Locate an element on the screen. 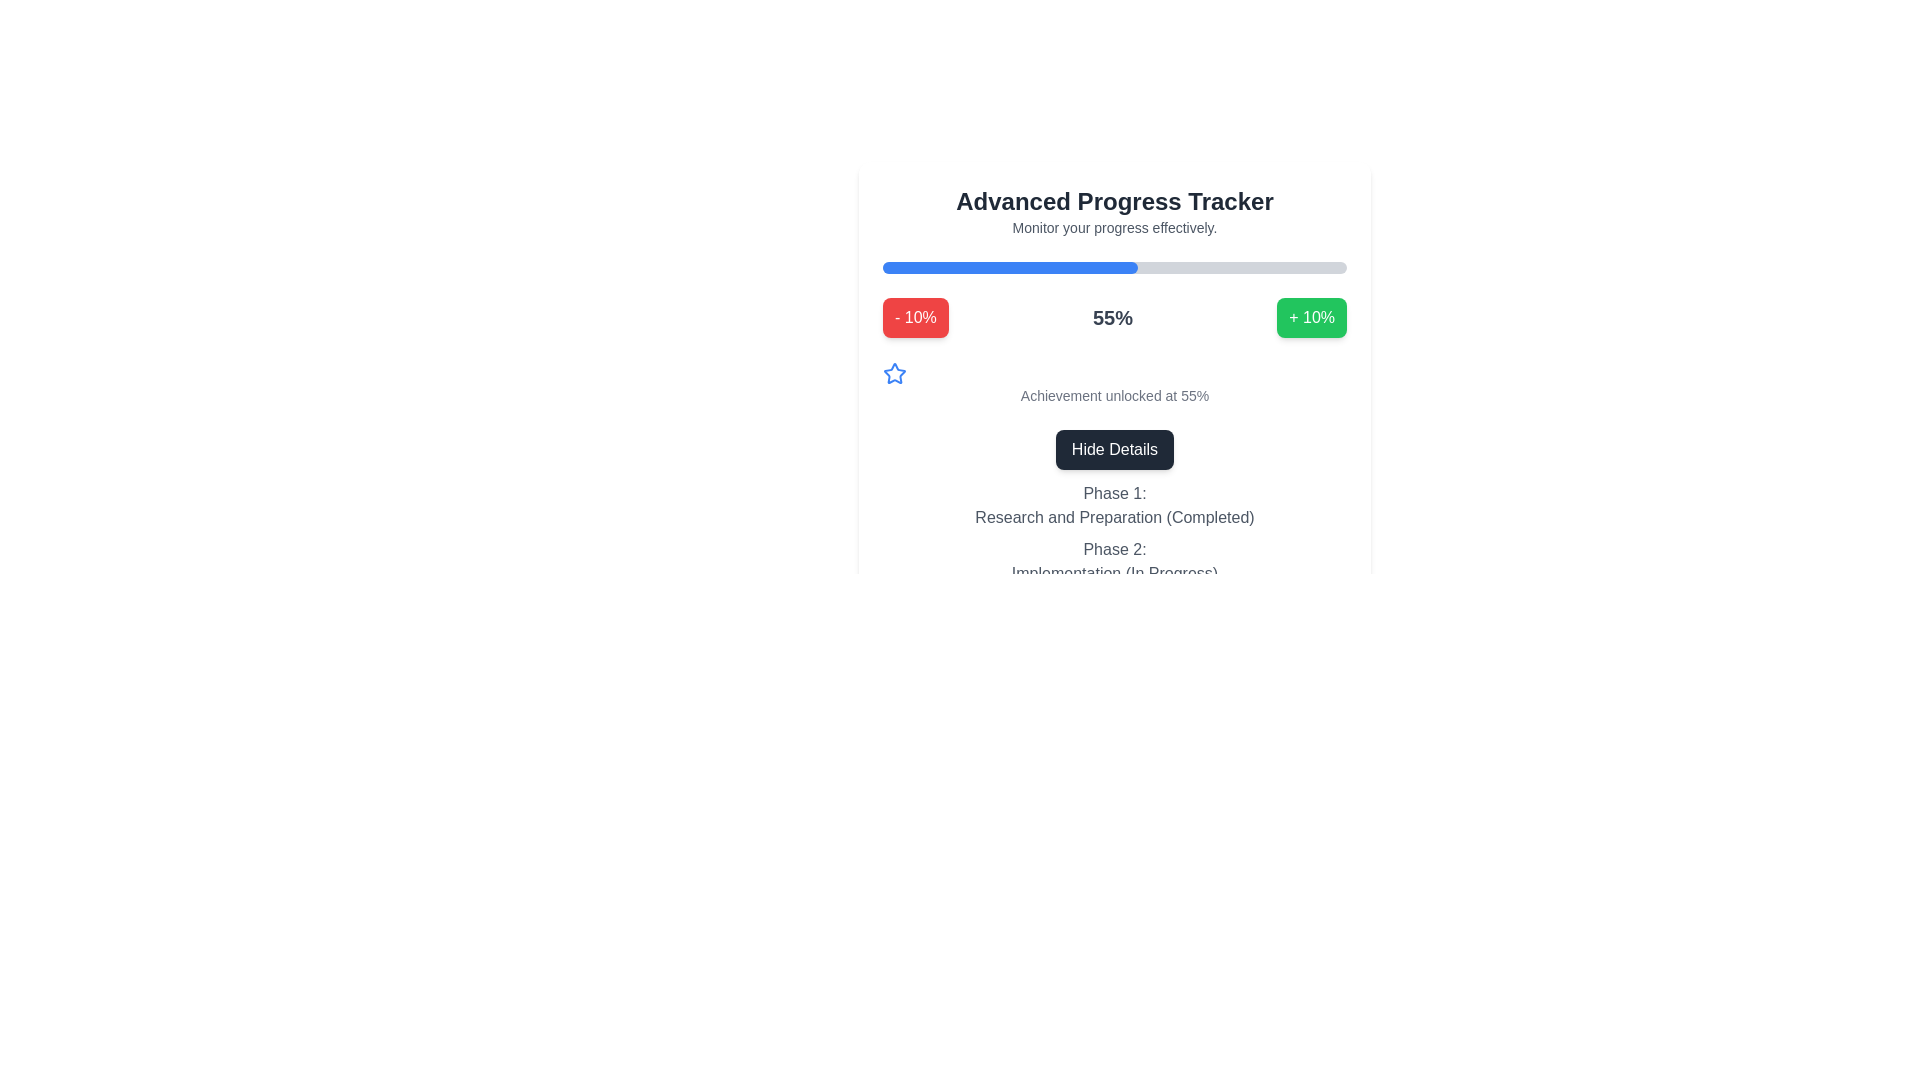 The width and height of the screenshot is (1920, 1080). the 'Hide Details' button with a dark gray background and white text is located at coordinates (1113, 450).